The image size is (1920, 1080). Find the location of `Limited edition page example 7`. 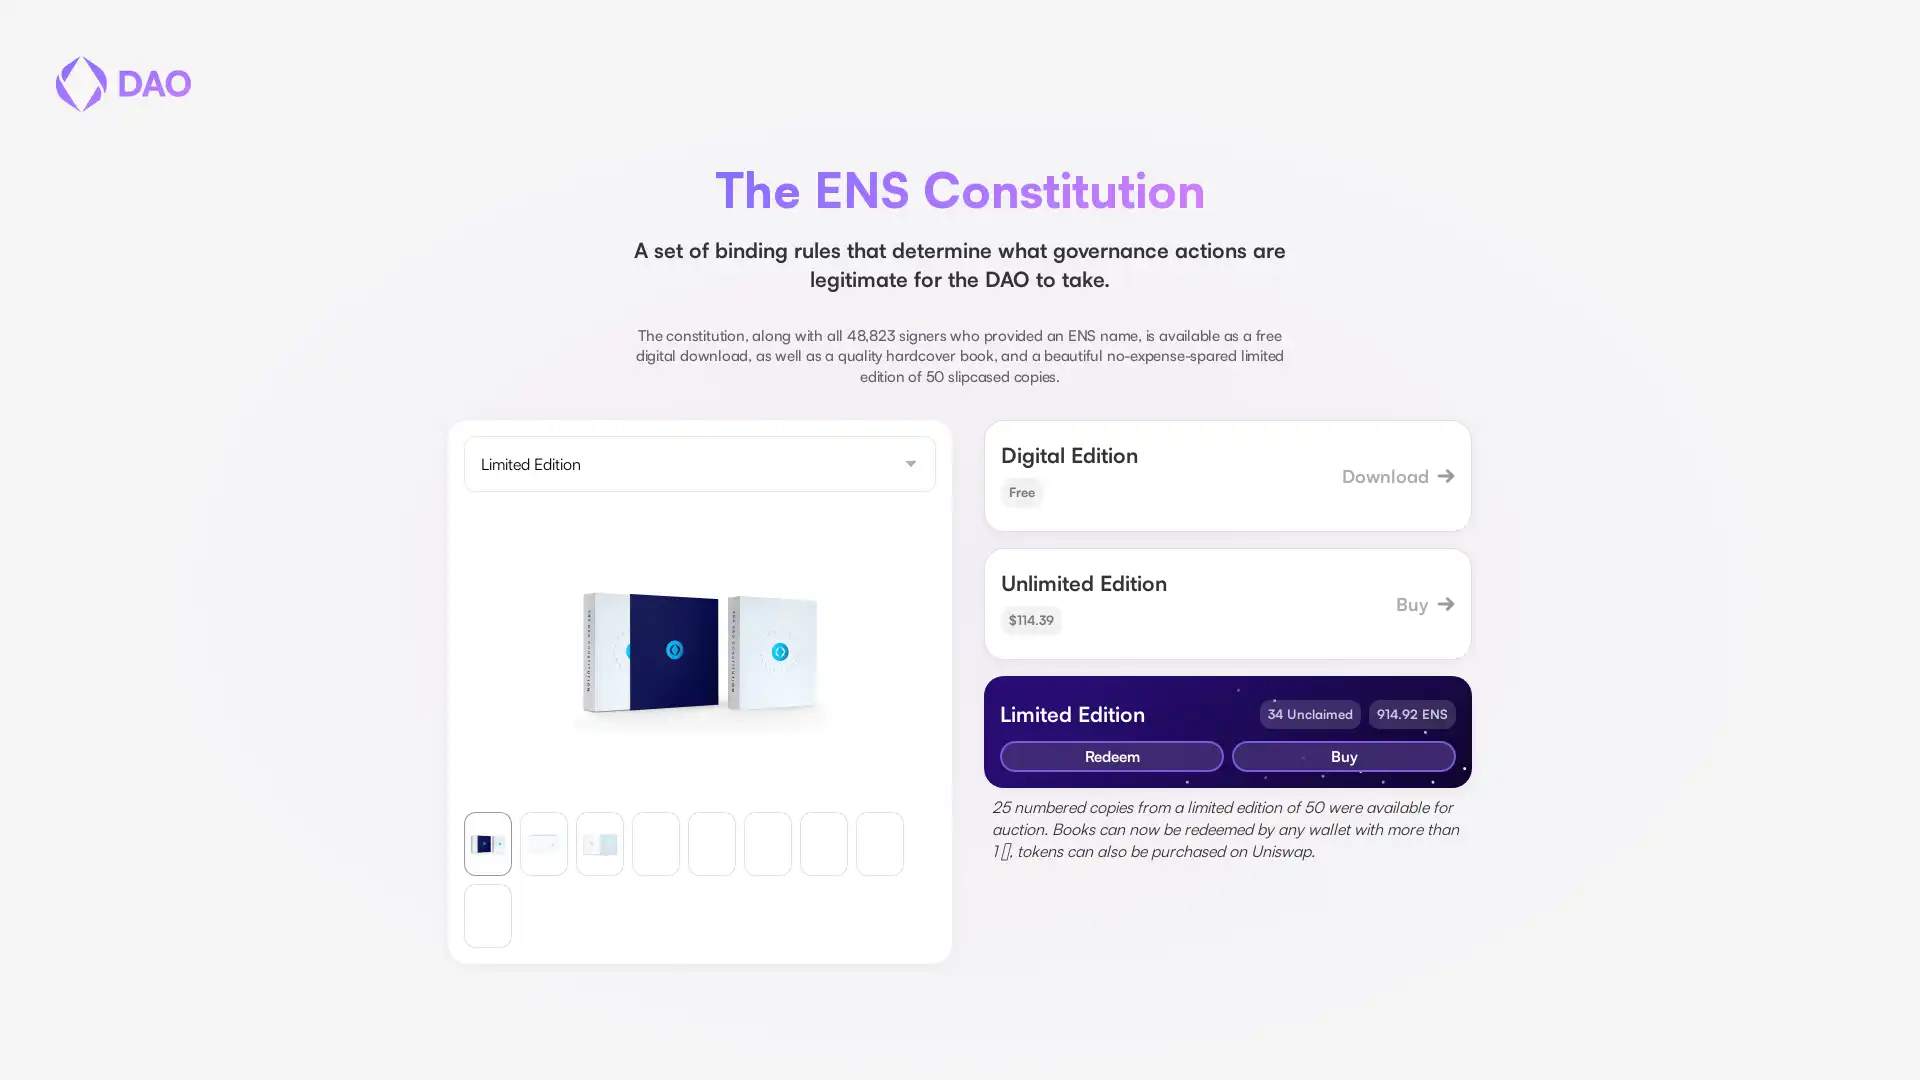

Limited edition page example 7 is located at coordinates (488, 914).